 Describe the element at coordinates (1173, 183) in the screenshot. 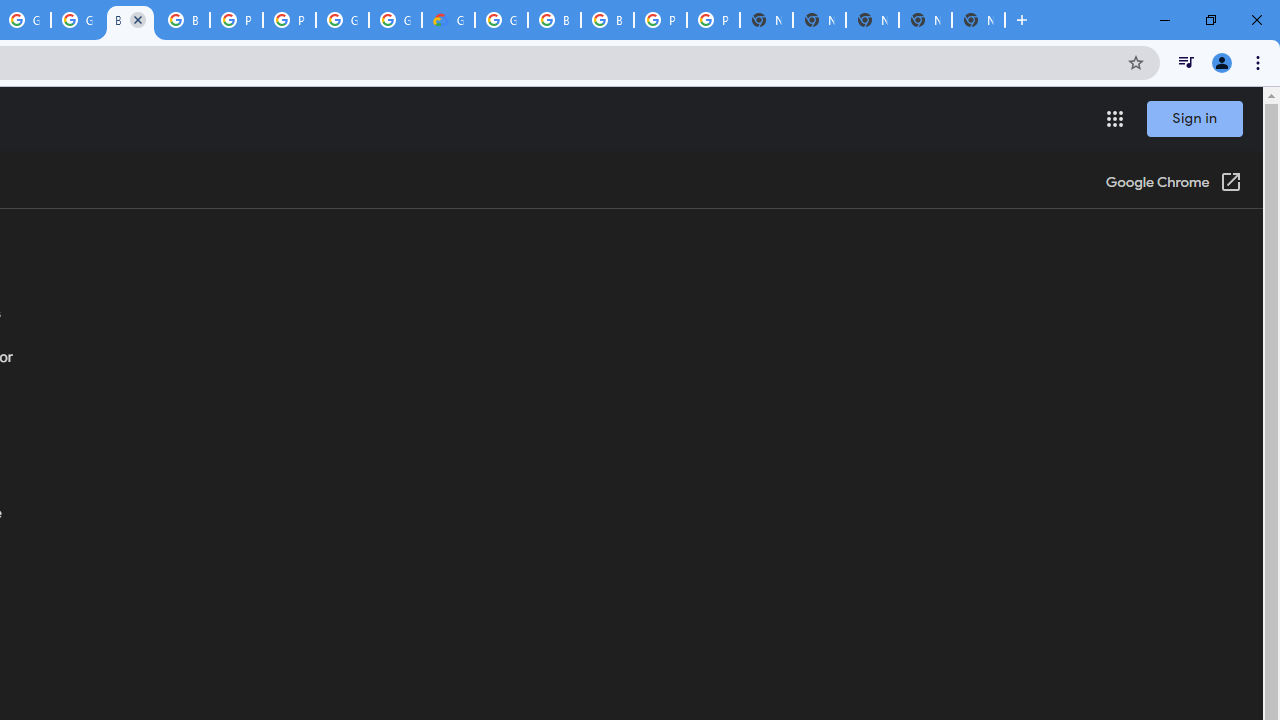

I see `'Google Chrome (Open in a new window)'` at that location.